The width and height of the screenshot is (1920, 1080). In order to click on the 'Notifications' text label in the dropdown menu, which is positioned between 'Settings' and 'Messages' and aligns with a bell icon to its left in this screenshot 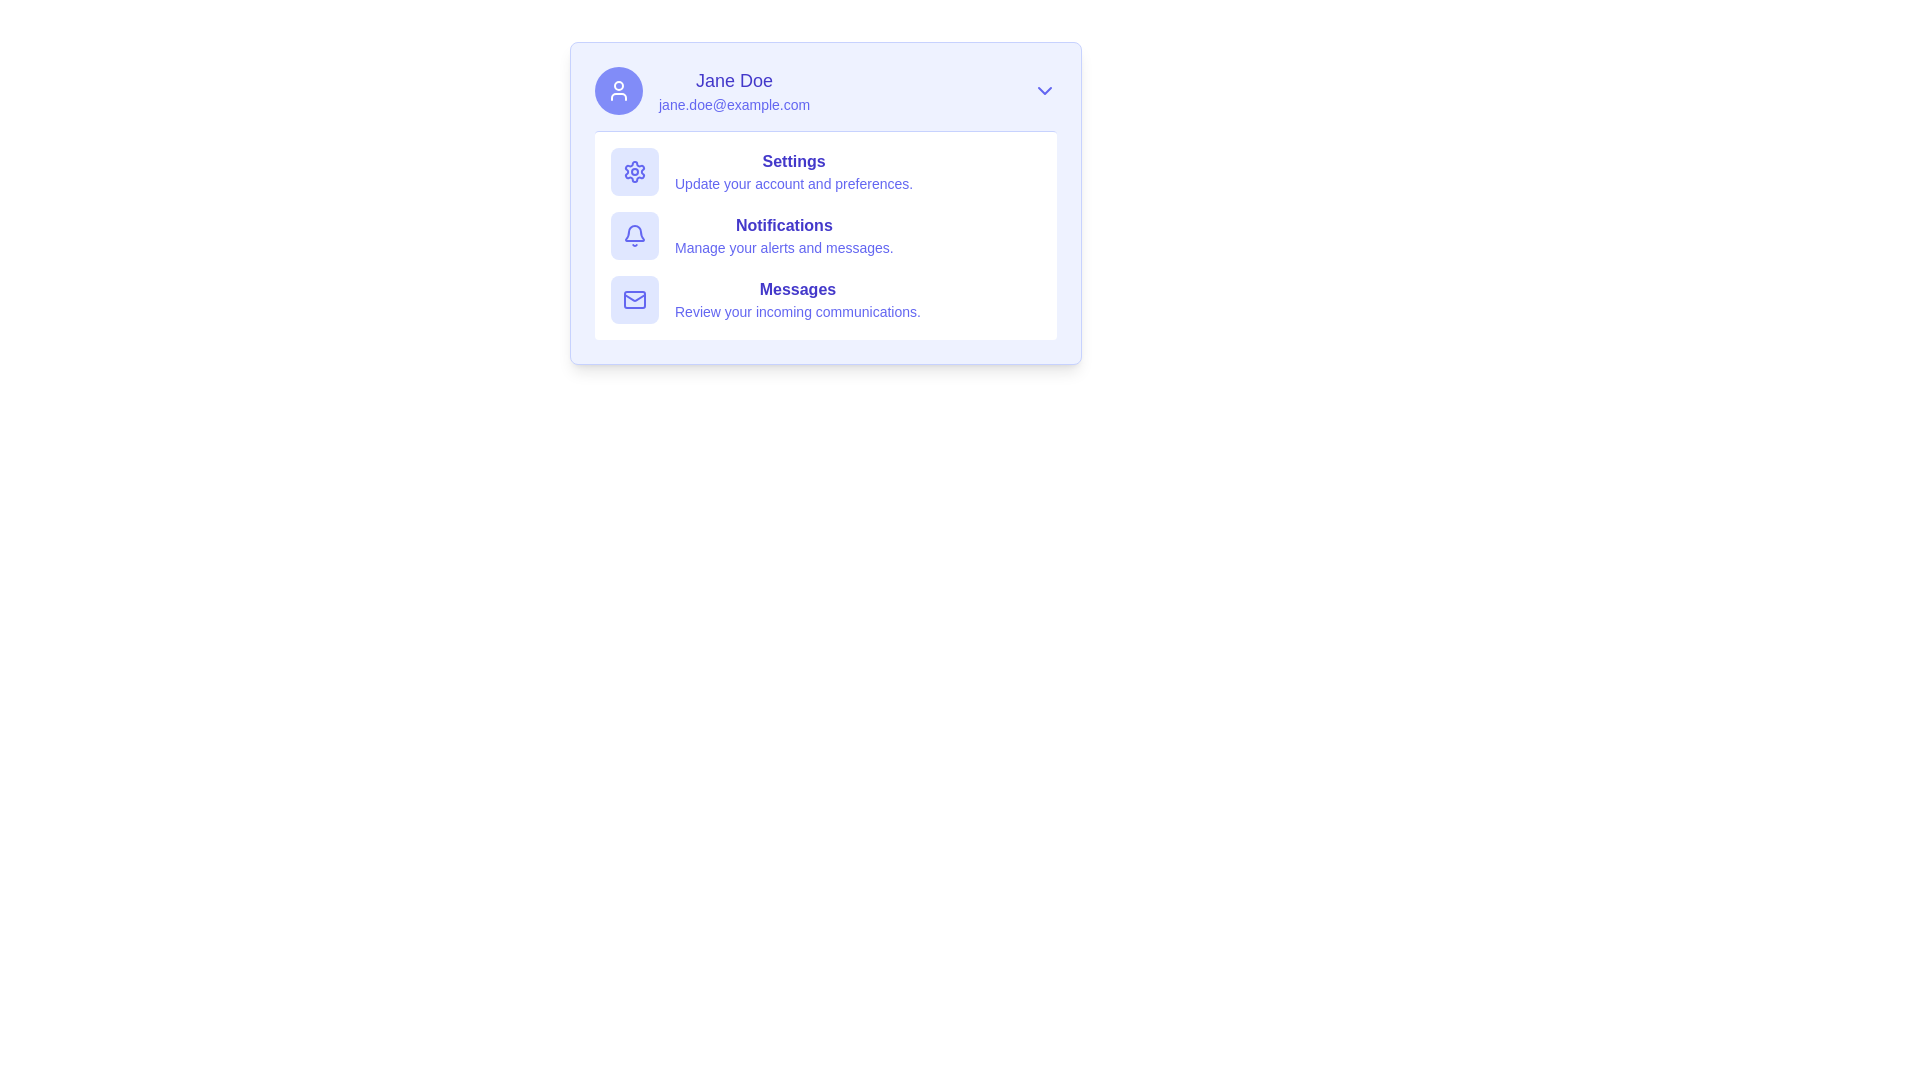, I will do `click(783, 225)`.